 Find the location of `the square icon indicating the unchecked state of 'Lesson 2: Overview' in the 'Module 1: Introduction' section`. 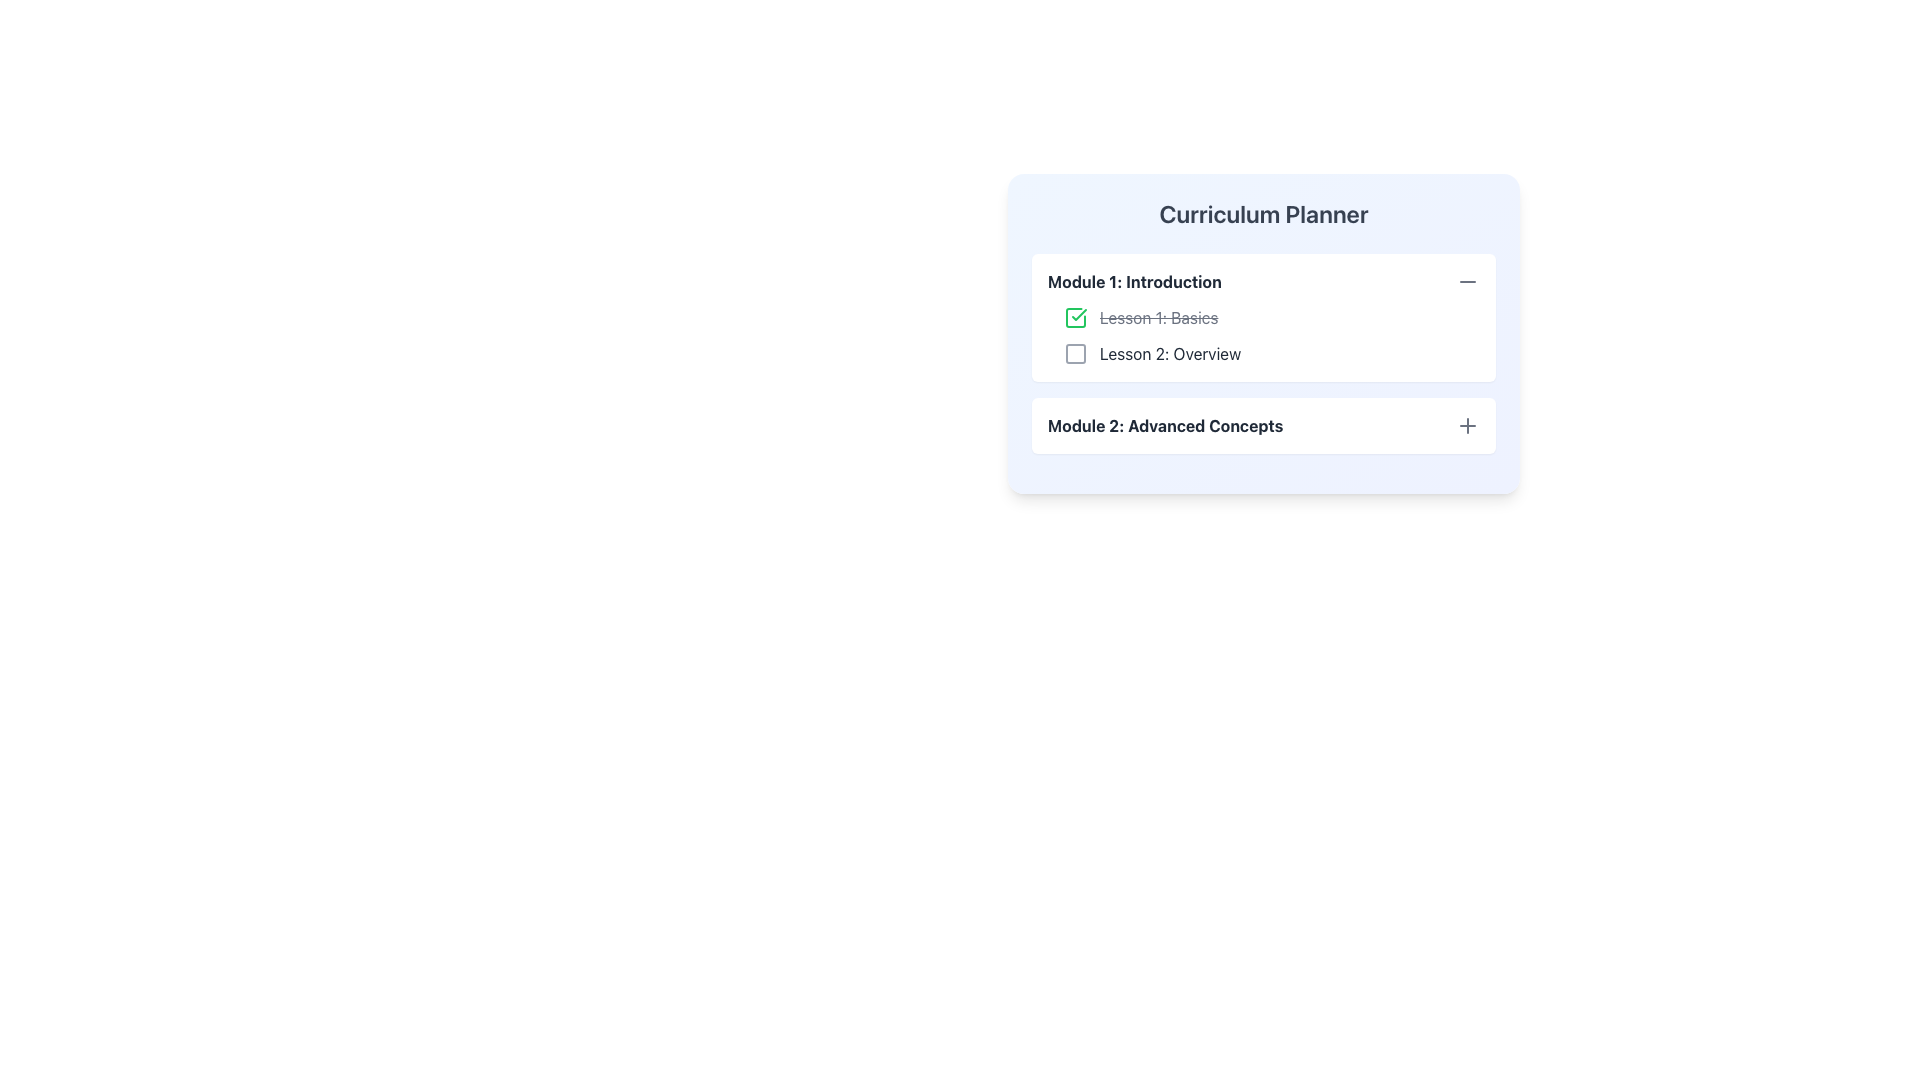

the square icon indicating the unchecked state of 'Lesson 2: Overview' in the 'Module 1: Introduction' section is located at coordinates (1074, 353).